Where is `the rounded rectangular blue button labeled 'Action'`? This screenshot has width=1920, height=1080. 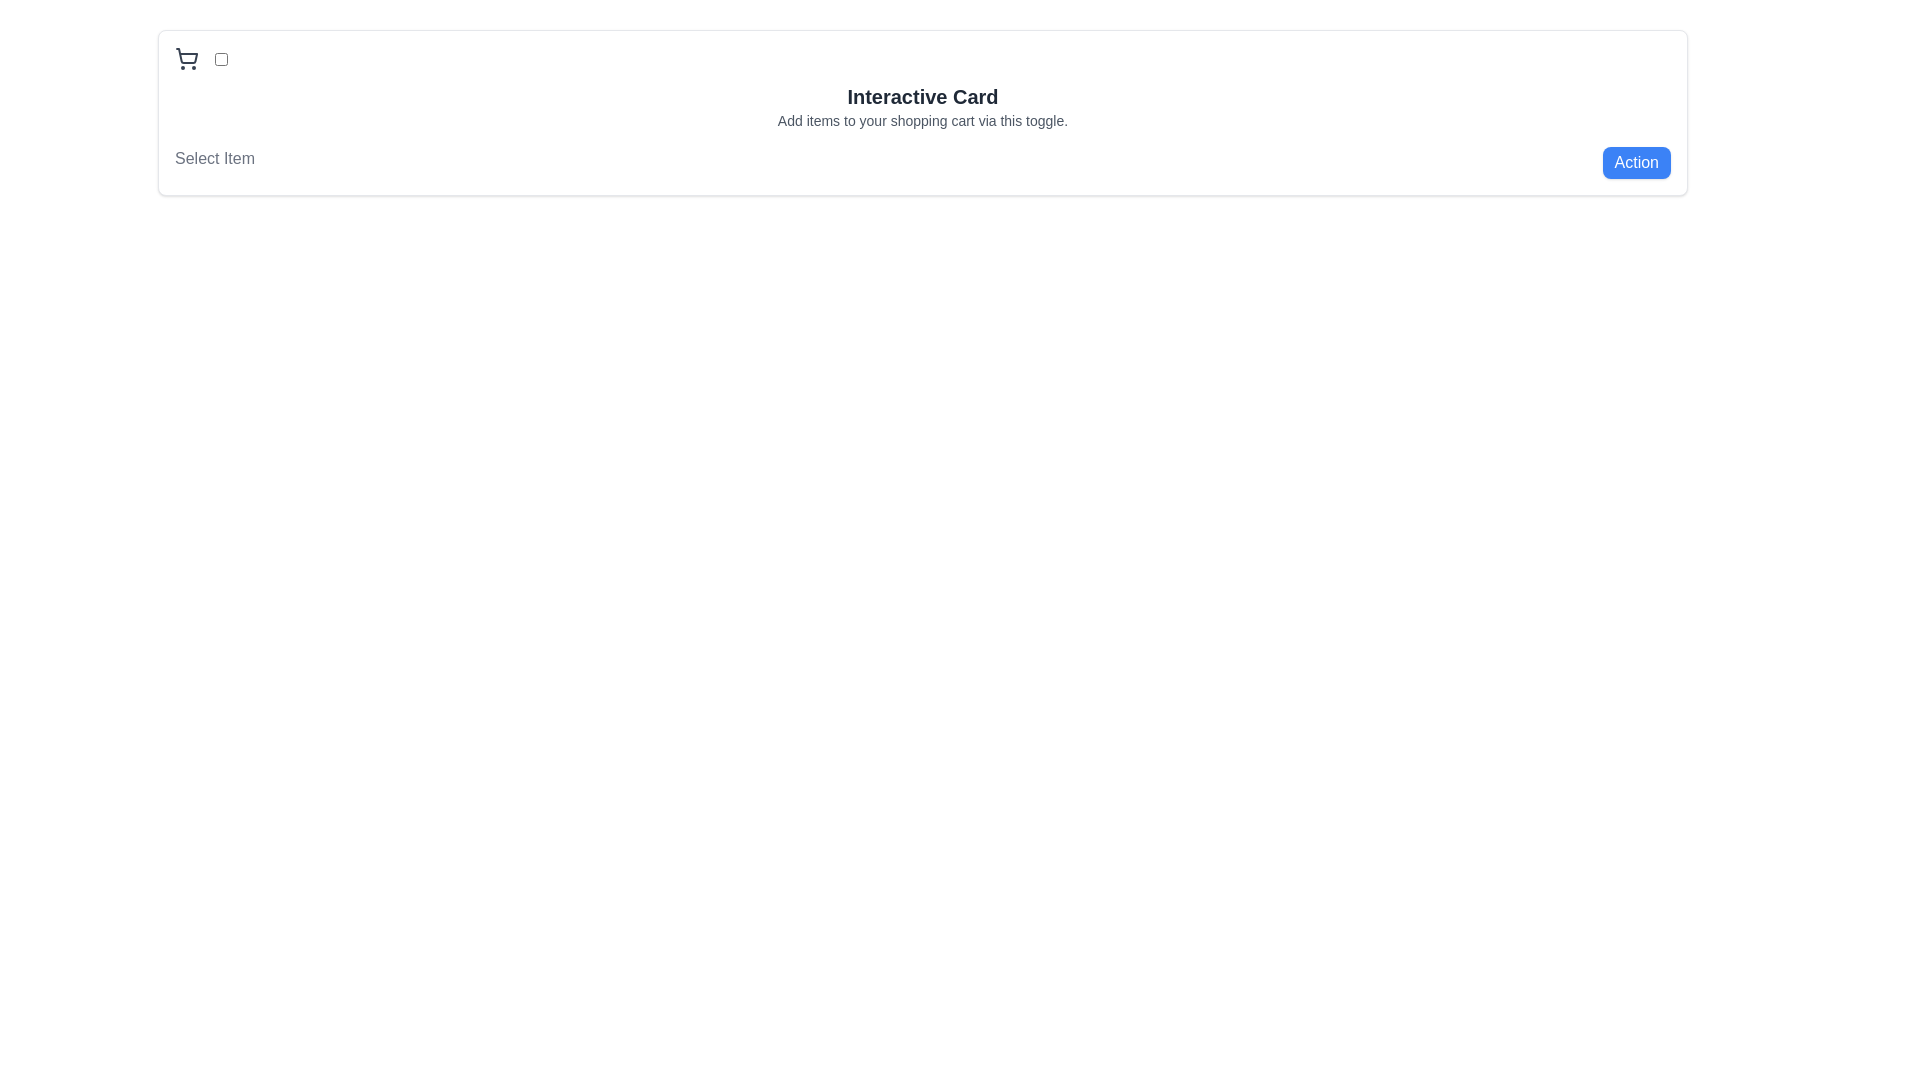 the rounded rectangular blue button labeled 'Action' is located at coordinates (1636, 161).